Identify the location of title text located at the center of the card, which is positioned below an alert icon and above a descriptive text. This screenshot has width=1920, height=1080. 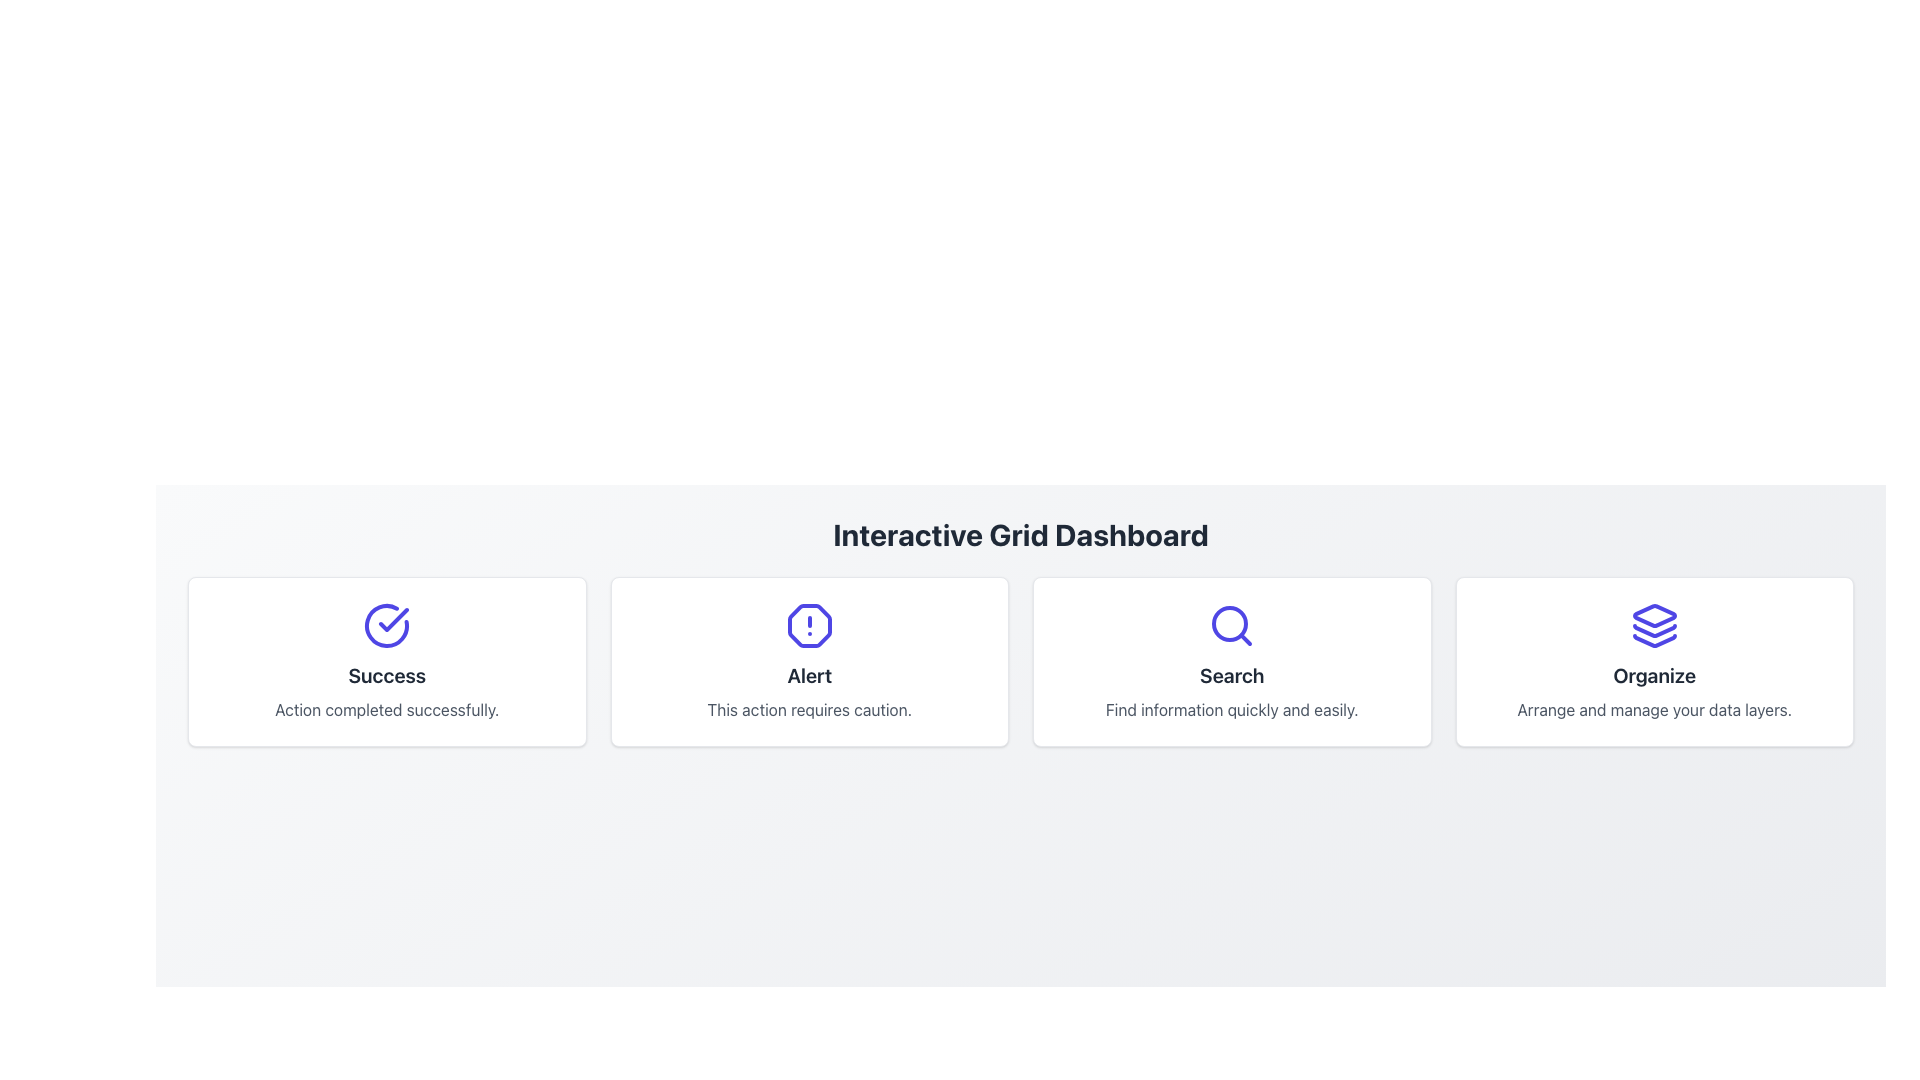
(809, 675).